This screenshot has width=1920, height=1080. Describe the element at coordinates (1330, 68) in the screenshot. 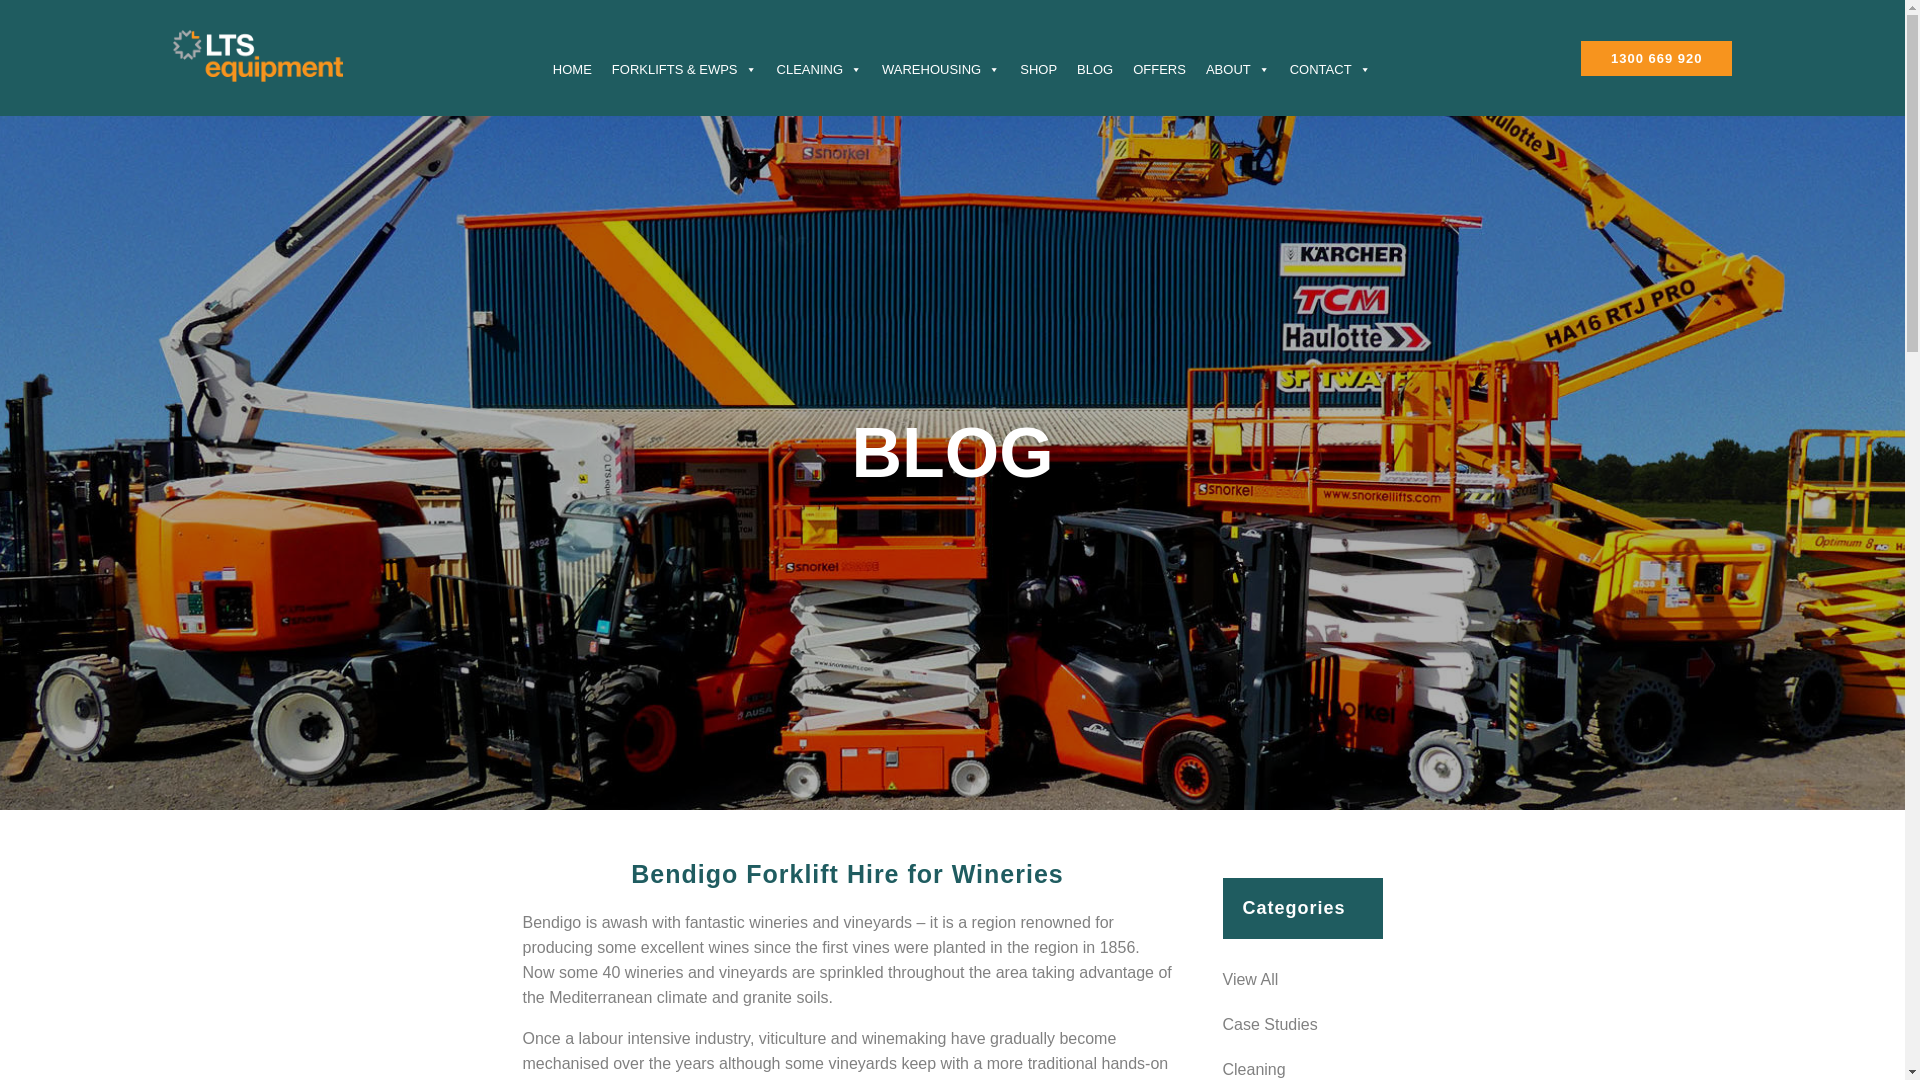

I see `'CONTACT'` at that location.